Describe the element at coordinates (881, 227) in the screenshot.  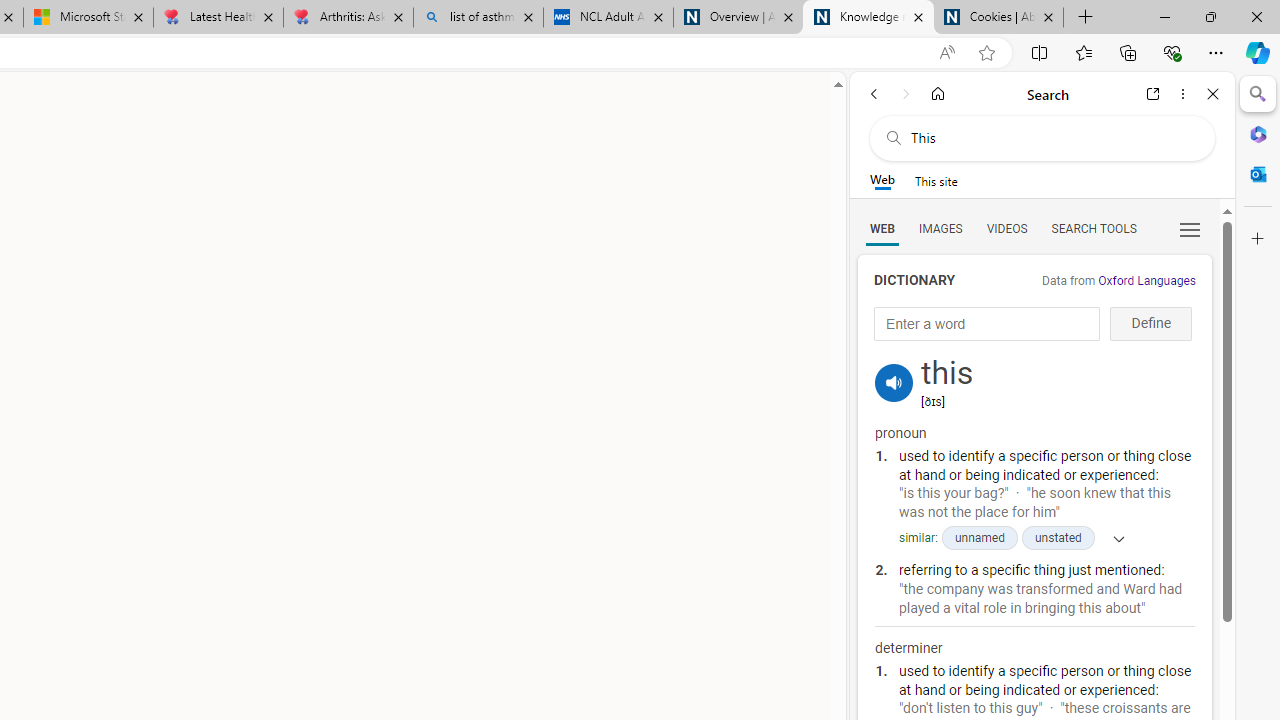
I see `'WEB  '` at that location.